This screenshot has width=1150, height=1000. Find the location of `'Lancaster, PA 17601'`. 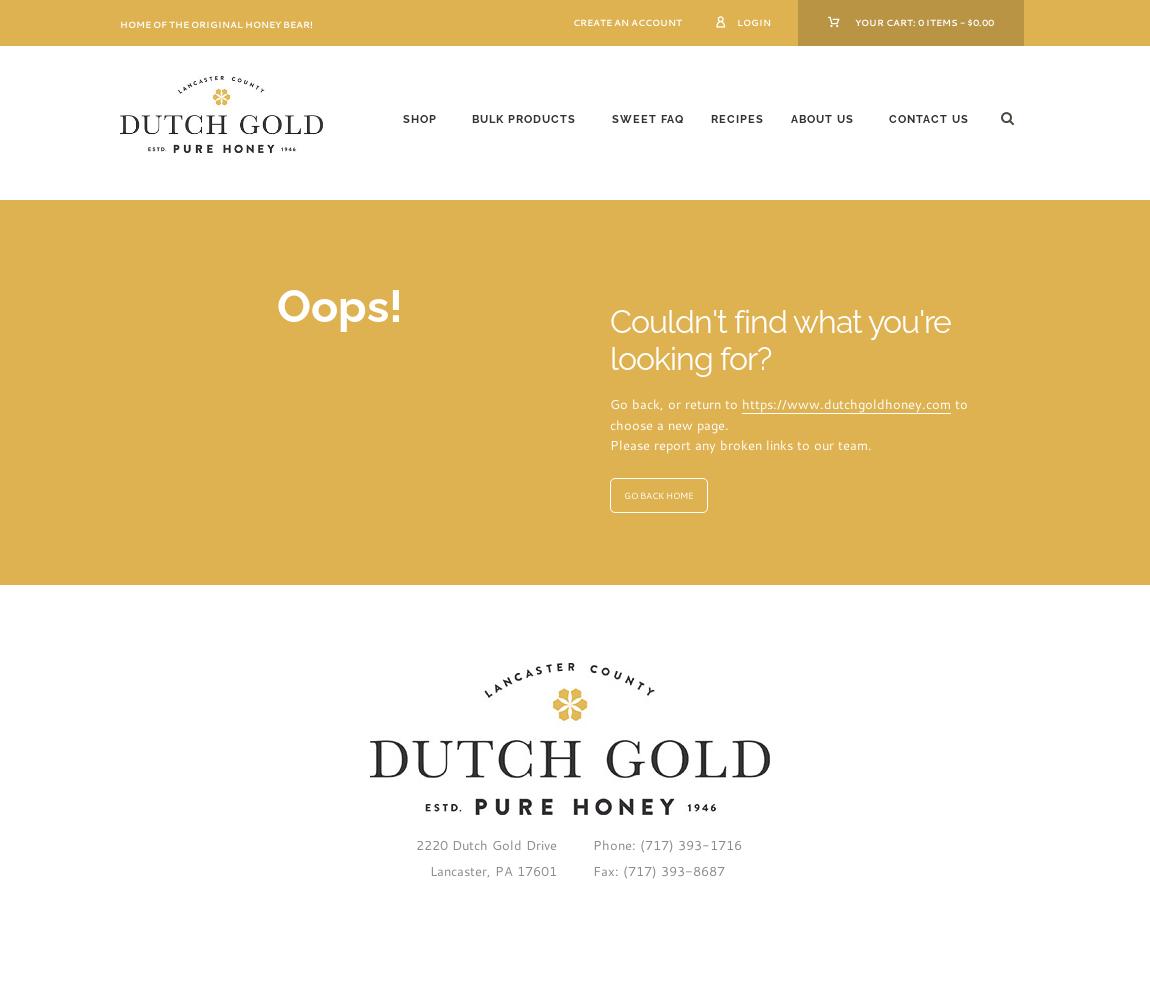

'Lancaster, PA 17601' is located at coordinates (492, 870).